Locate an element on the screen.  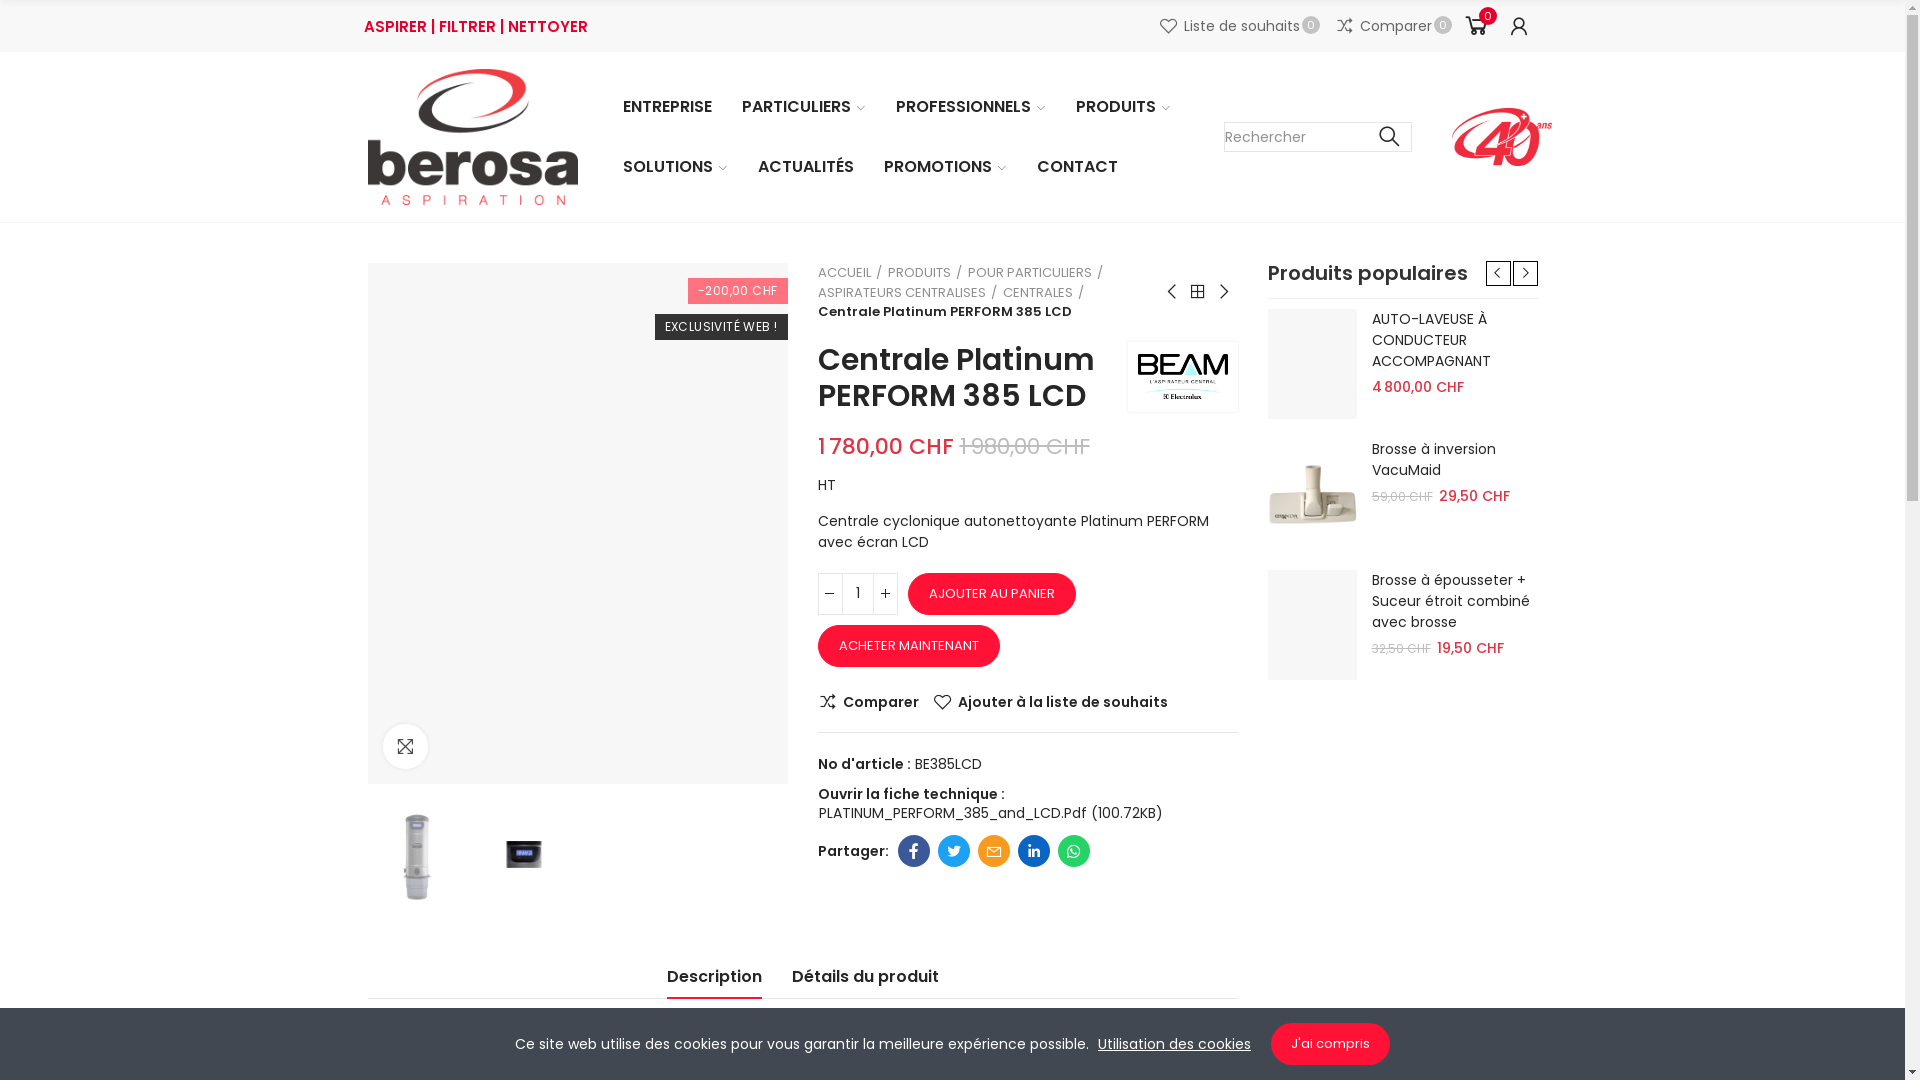
'Description' is located at coordinates (713, 981).